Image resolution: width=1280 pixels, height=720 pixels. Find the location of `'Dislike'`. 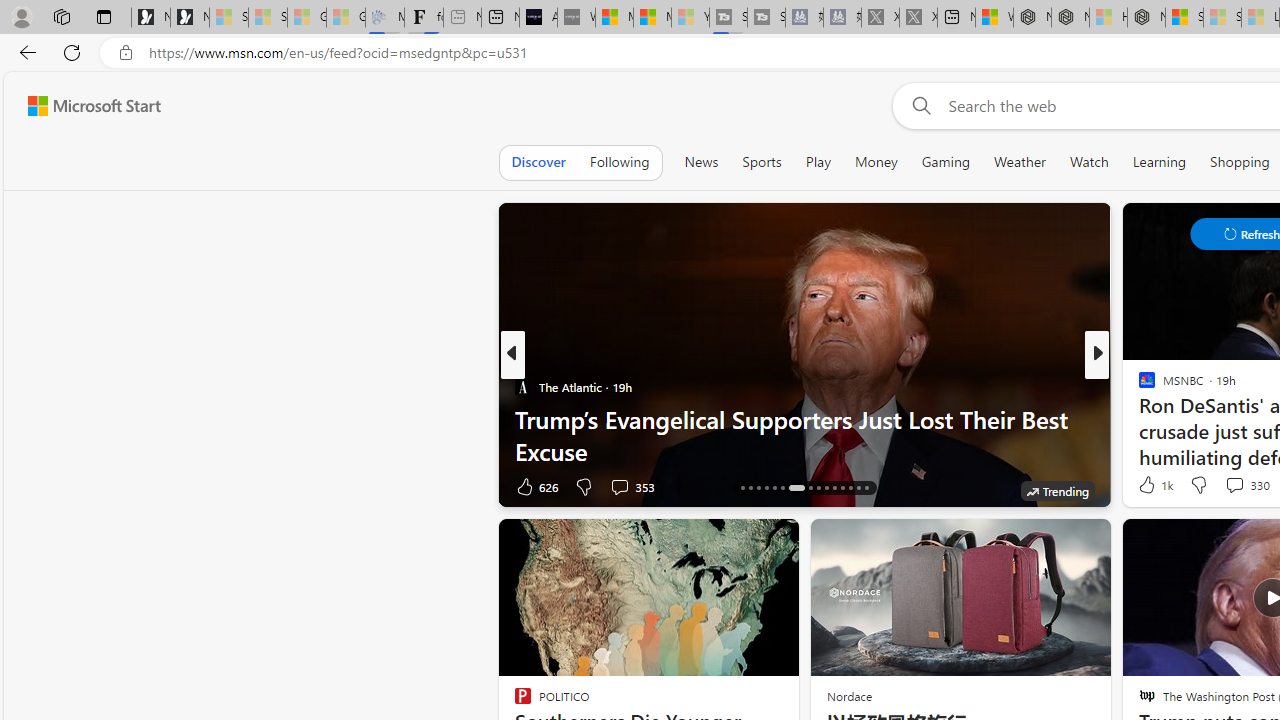

'Dislike' is located at coordinates (1198, 484).